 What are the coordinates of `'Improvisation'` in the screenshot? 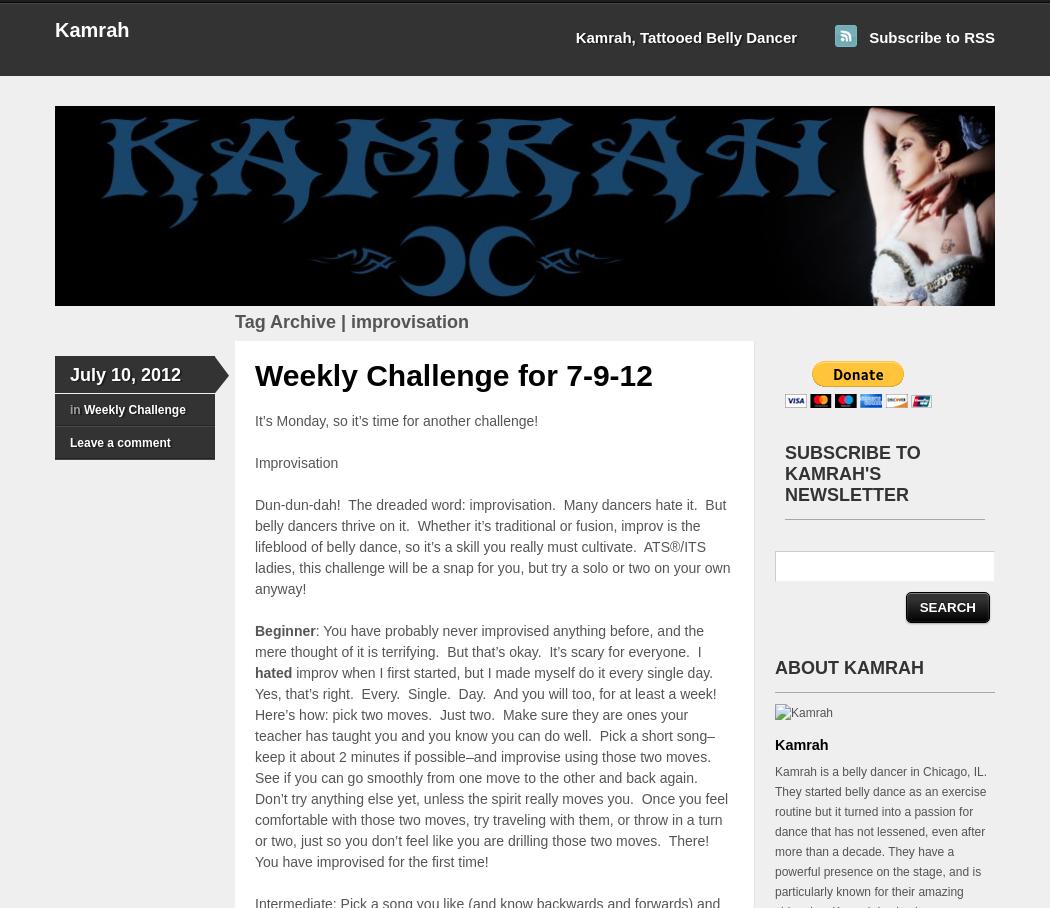 It's located at (295, 461).